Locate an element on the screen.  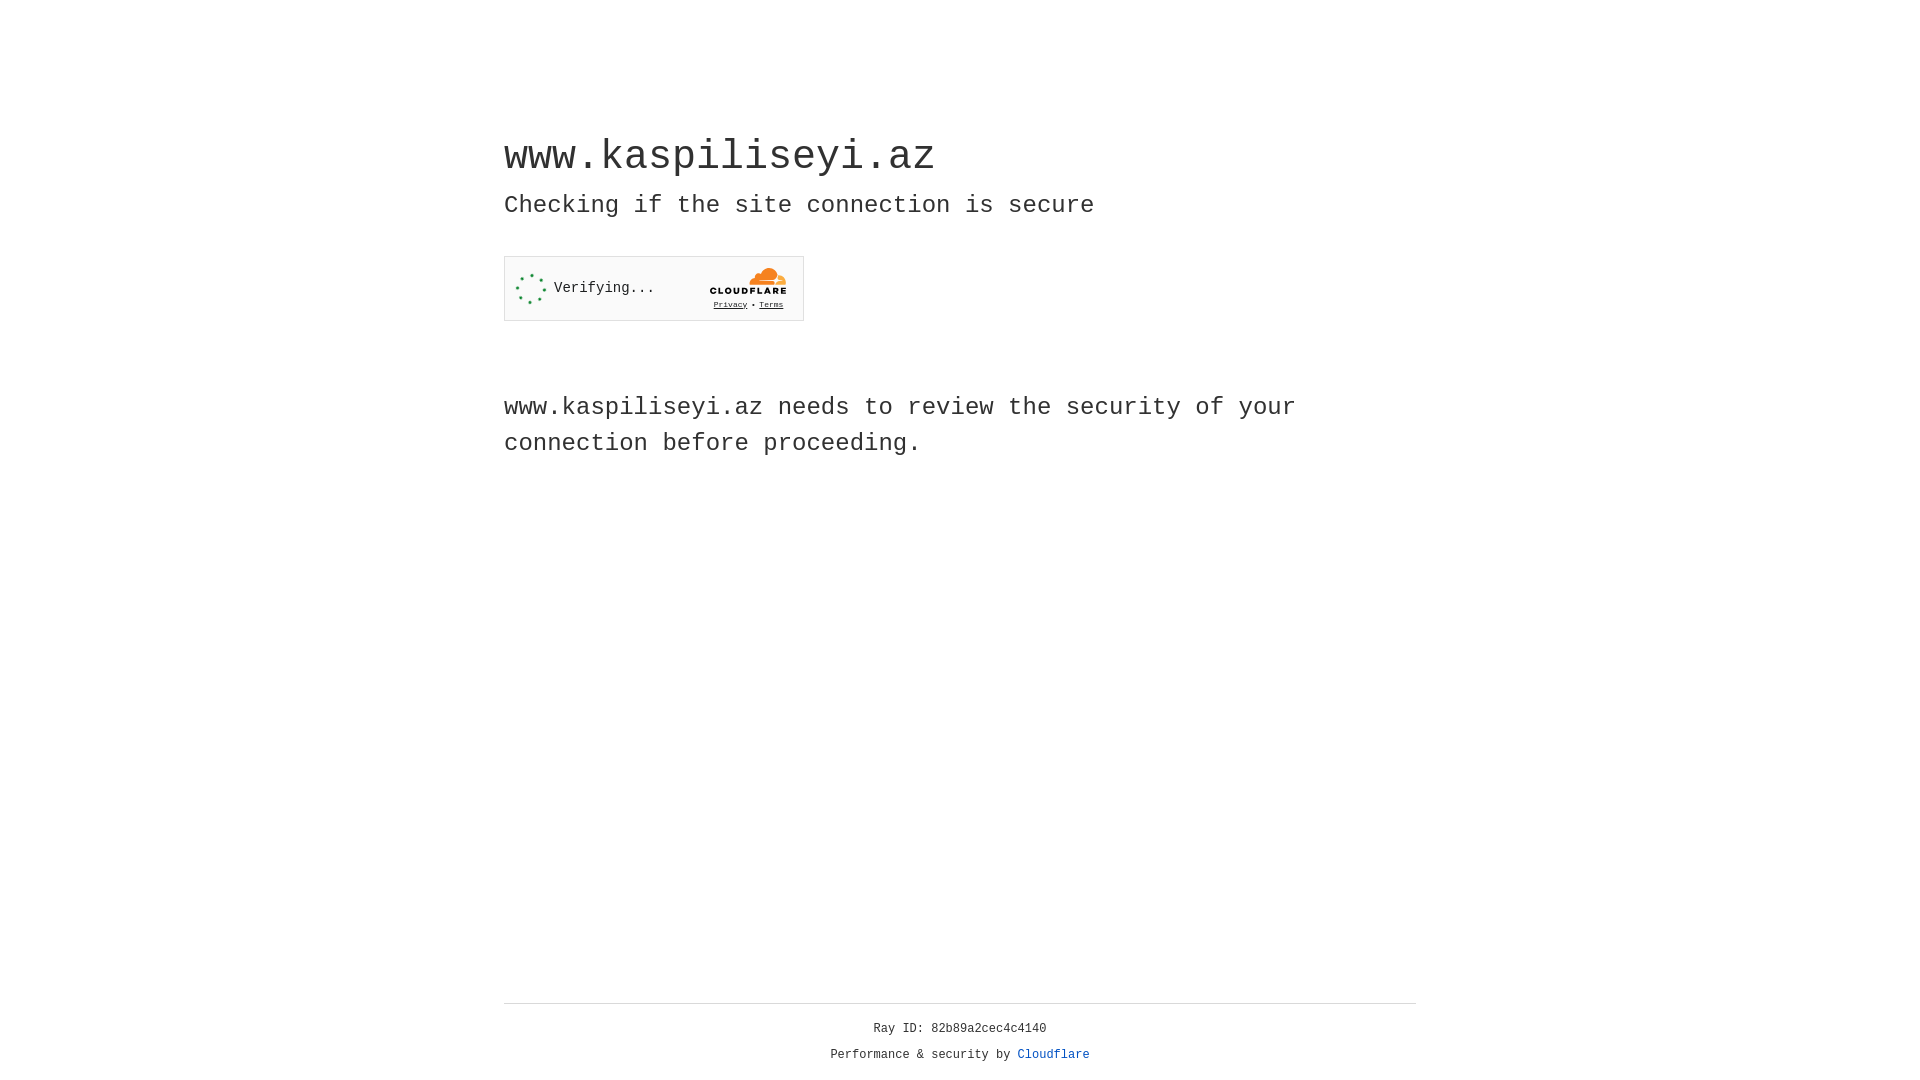
'Cloudflare' is located at coordinates (1053, 1054).